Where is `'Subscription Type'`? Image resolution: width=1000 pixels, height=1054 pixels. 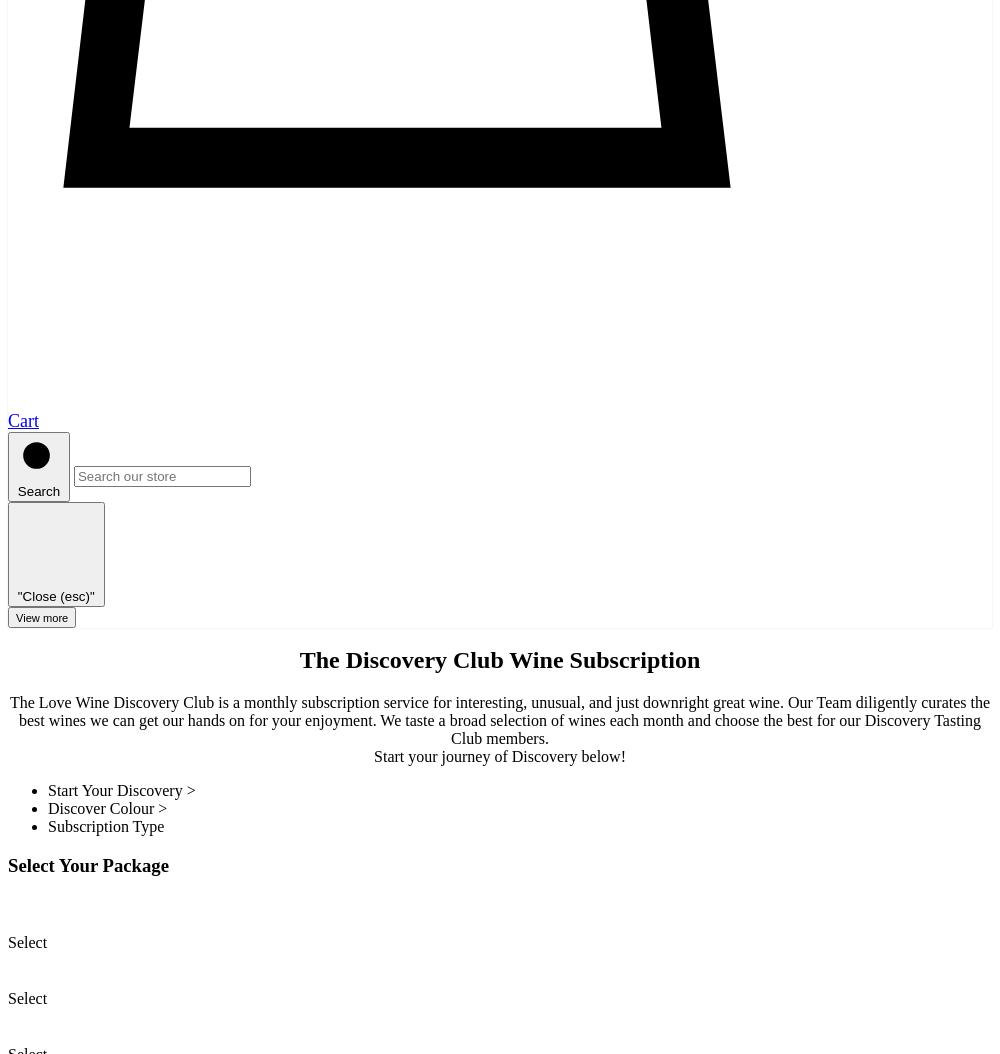 'Subscription Type' is located at coordinates (105, 825).